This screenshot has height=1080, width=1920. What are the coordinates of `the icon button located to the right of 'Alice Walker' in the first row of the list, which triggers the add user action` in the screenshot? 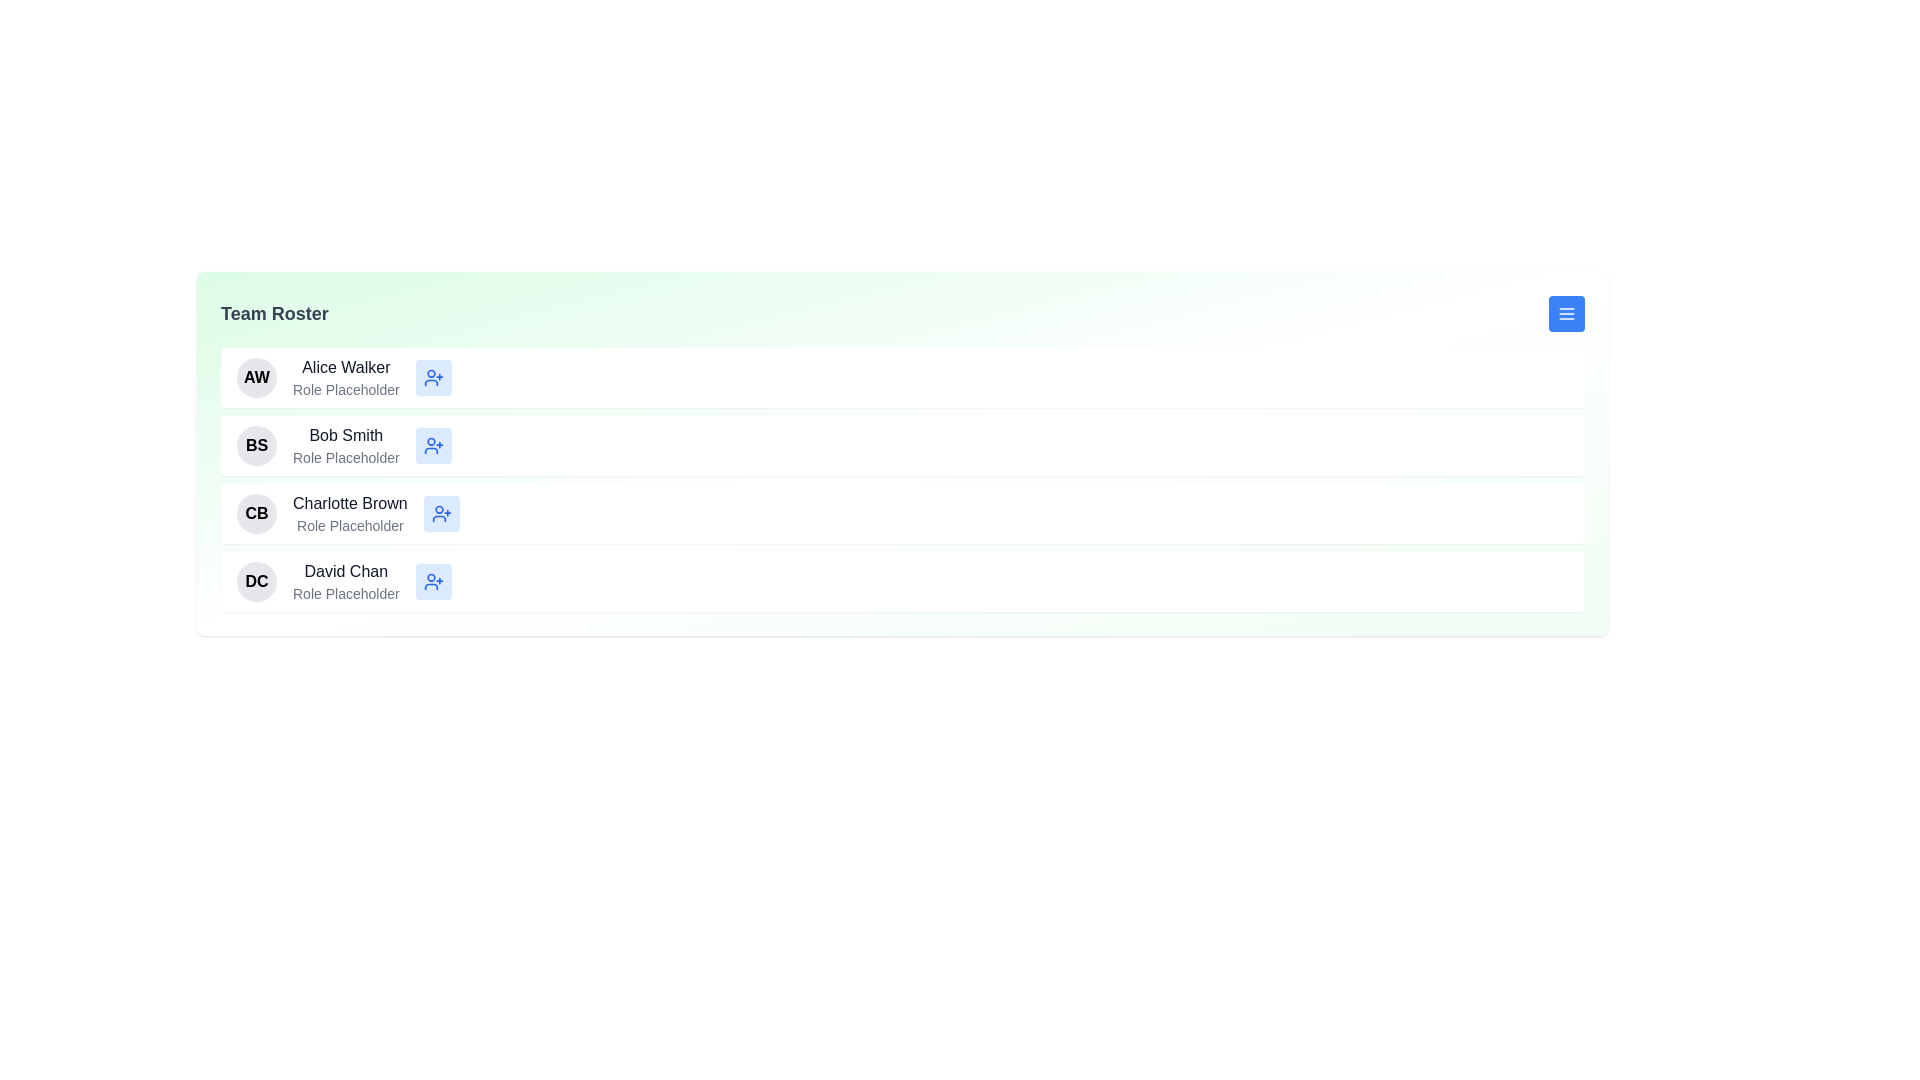 It's located at (432, 378).